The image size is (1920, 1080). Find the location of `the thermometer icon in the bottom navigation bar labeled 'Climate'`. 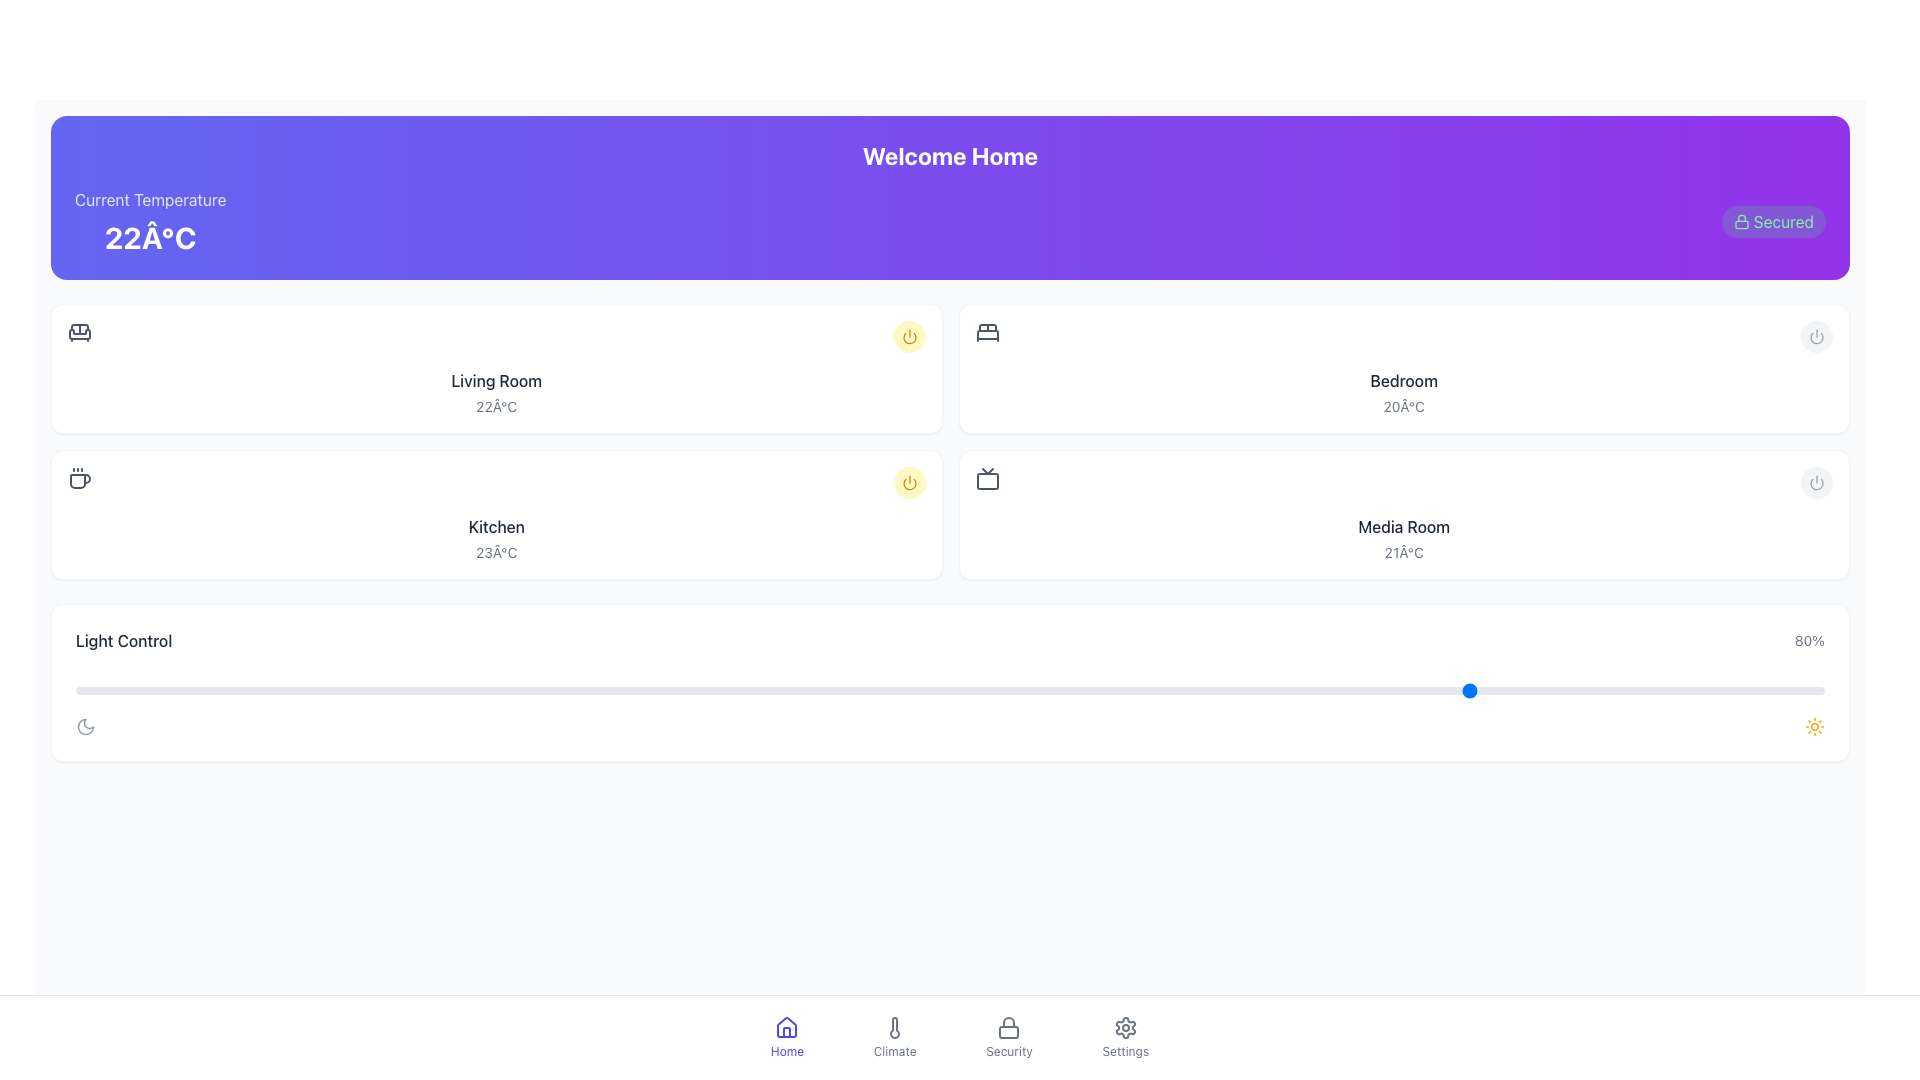

the thermometer icon in the bottom navigation bar labeled 'Climate' is located at coordinates (894, 1028).